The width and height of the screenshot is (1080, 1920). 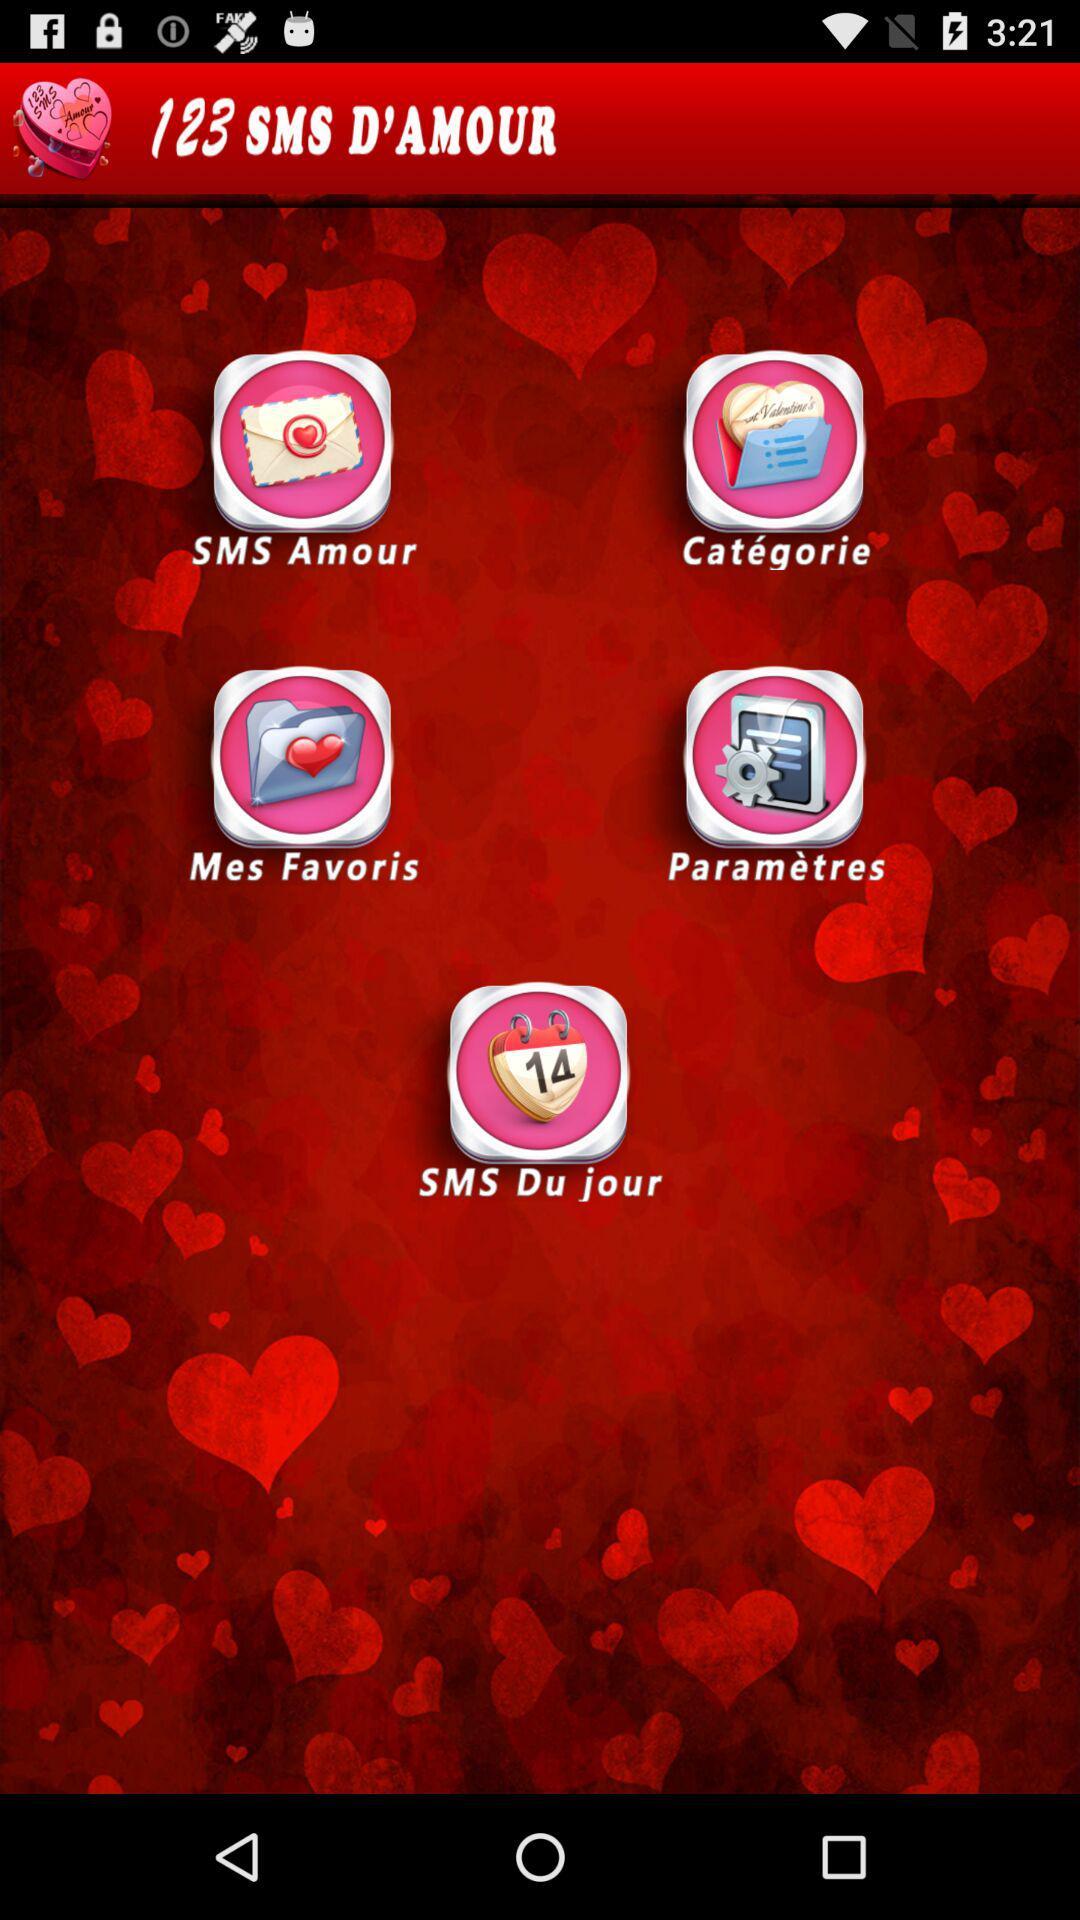 What do you see at coordinates (774, 457) in the screenshot?
I see `selection option` at bounding box center [774, 457].